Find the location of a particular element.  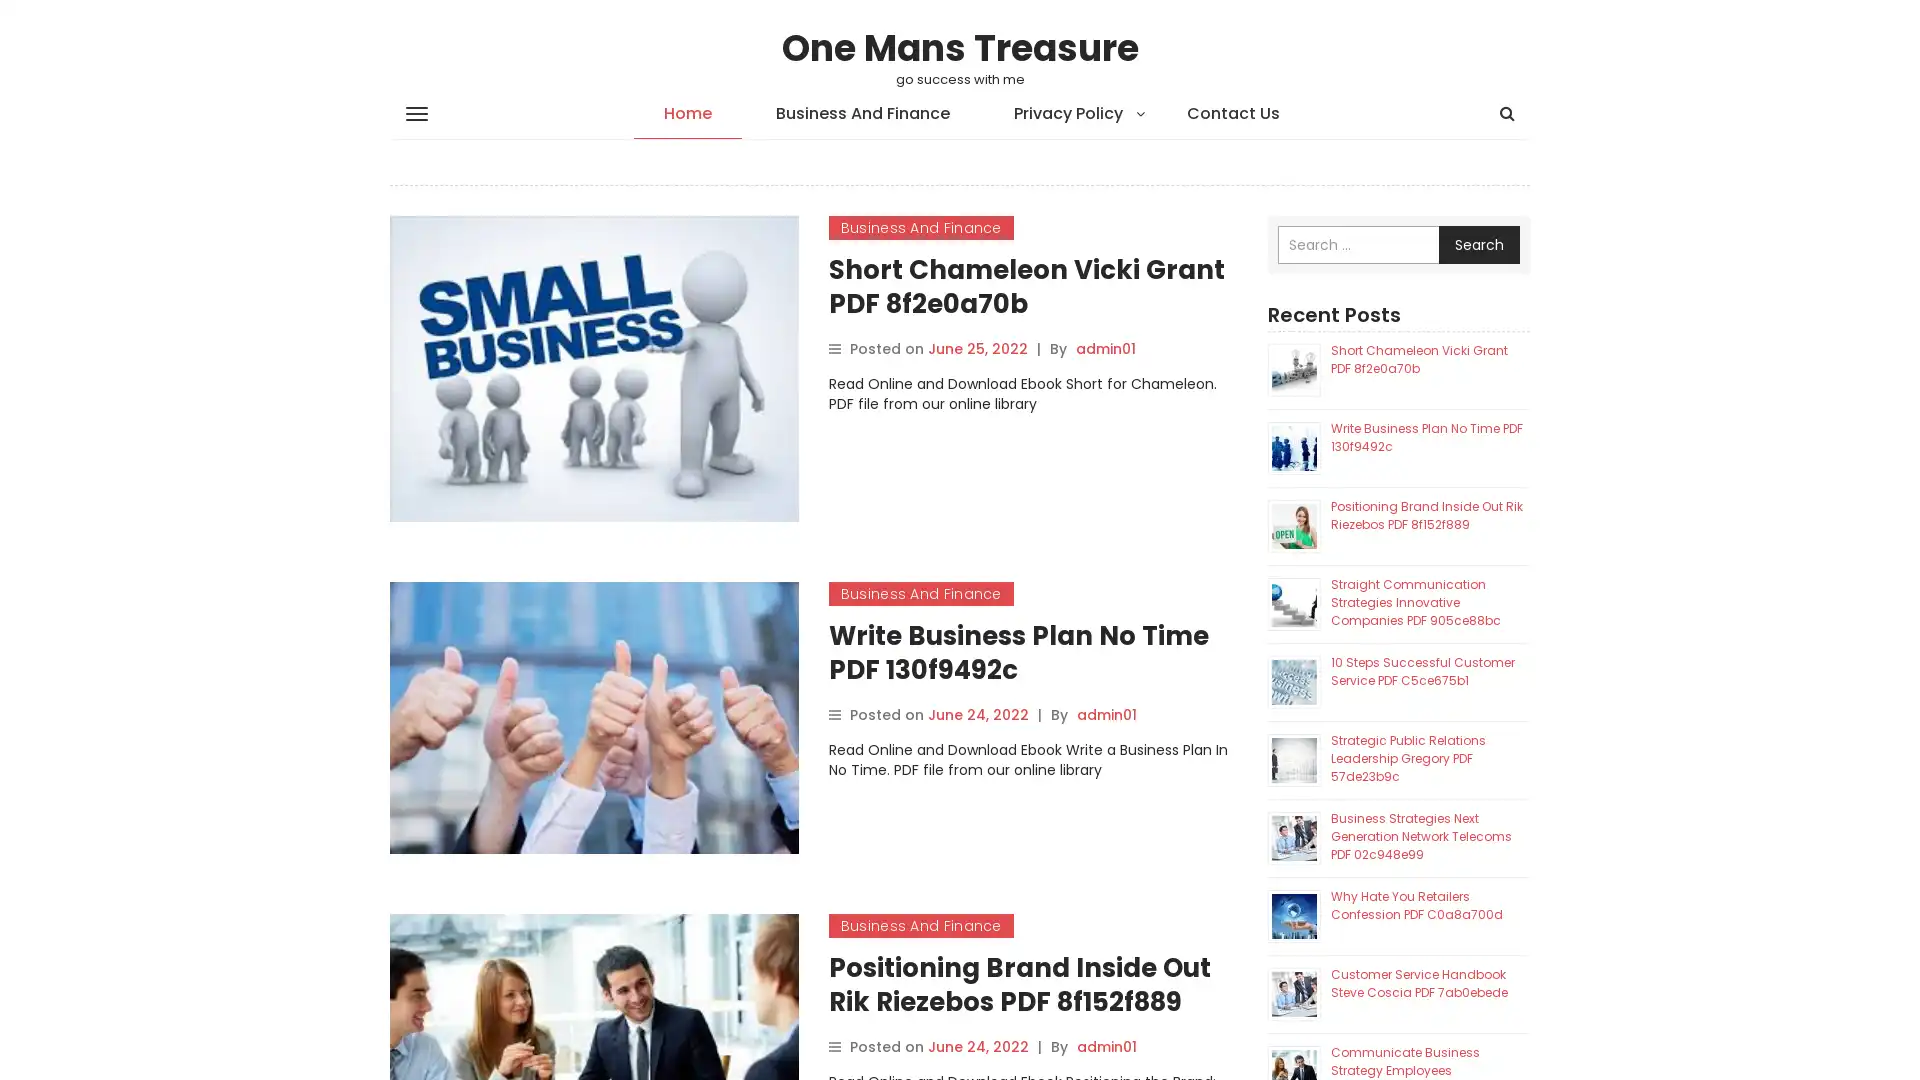

Search is located at coordinates (1479, 244).